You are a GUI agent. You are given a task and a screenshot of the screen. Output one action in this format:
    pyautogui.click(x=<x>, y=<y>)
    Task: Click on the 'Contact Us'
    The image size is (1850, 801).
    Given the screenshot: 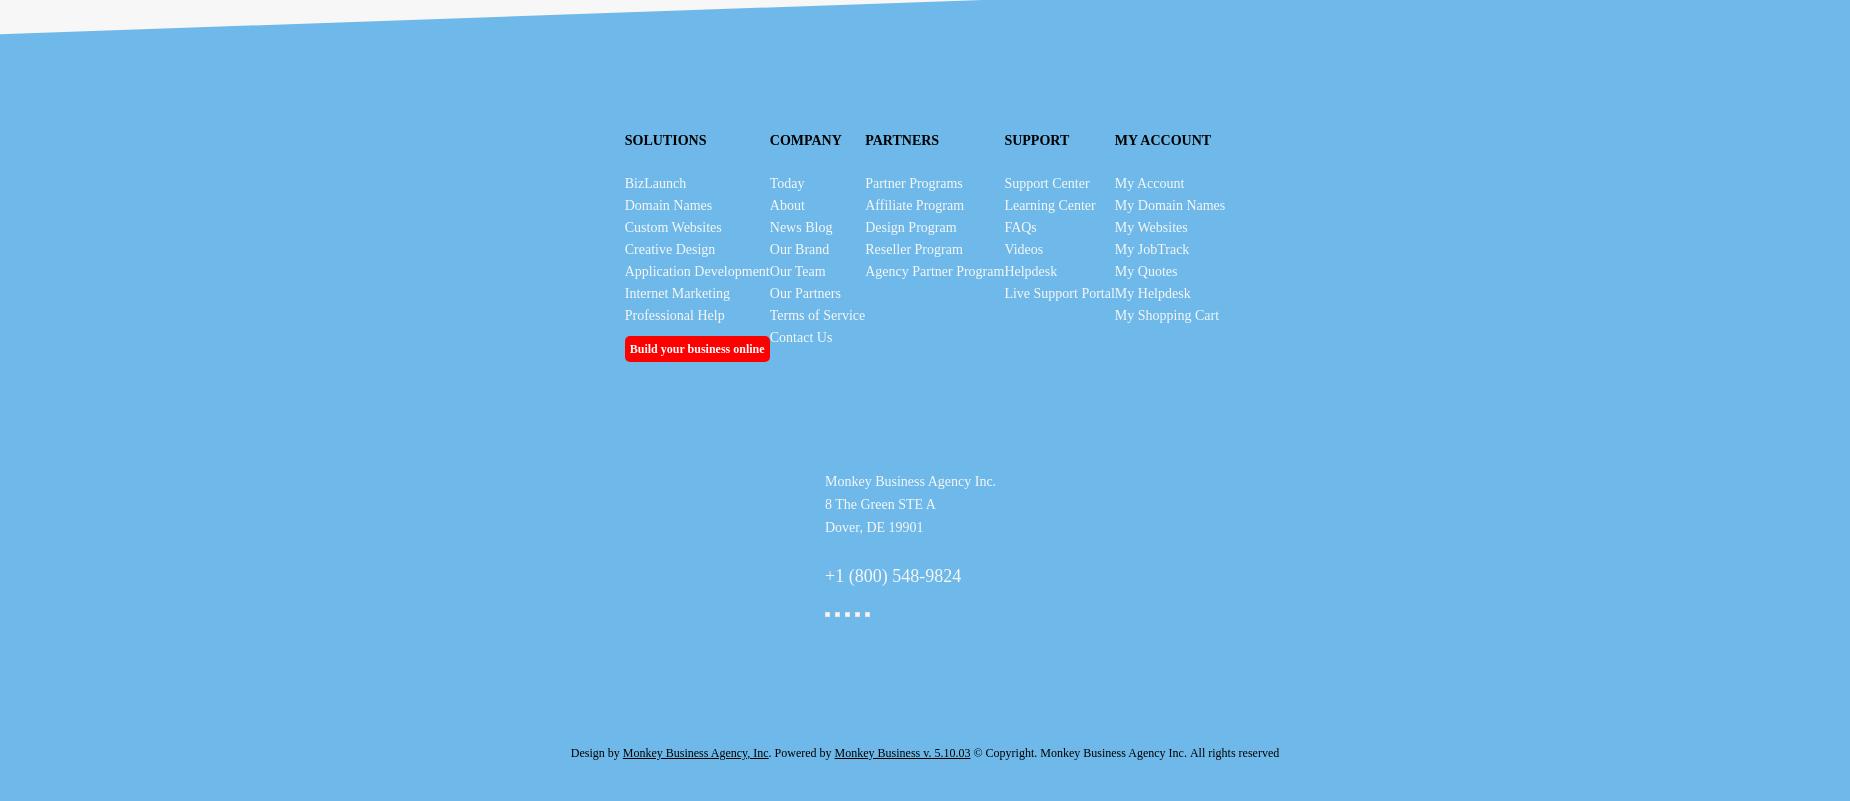 What is the action you would take?
    pyautogui.click(x=800, y=336)
    